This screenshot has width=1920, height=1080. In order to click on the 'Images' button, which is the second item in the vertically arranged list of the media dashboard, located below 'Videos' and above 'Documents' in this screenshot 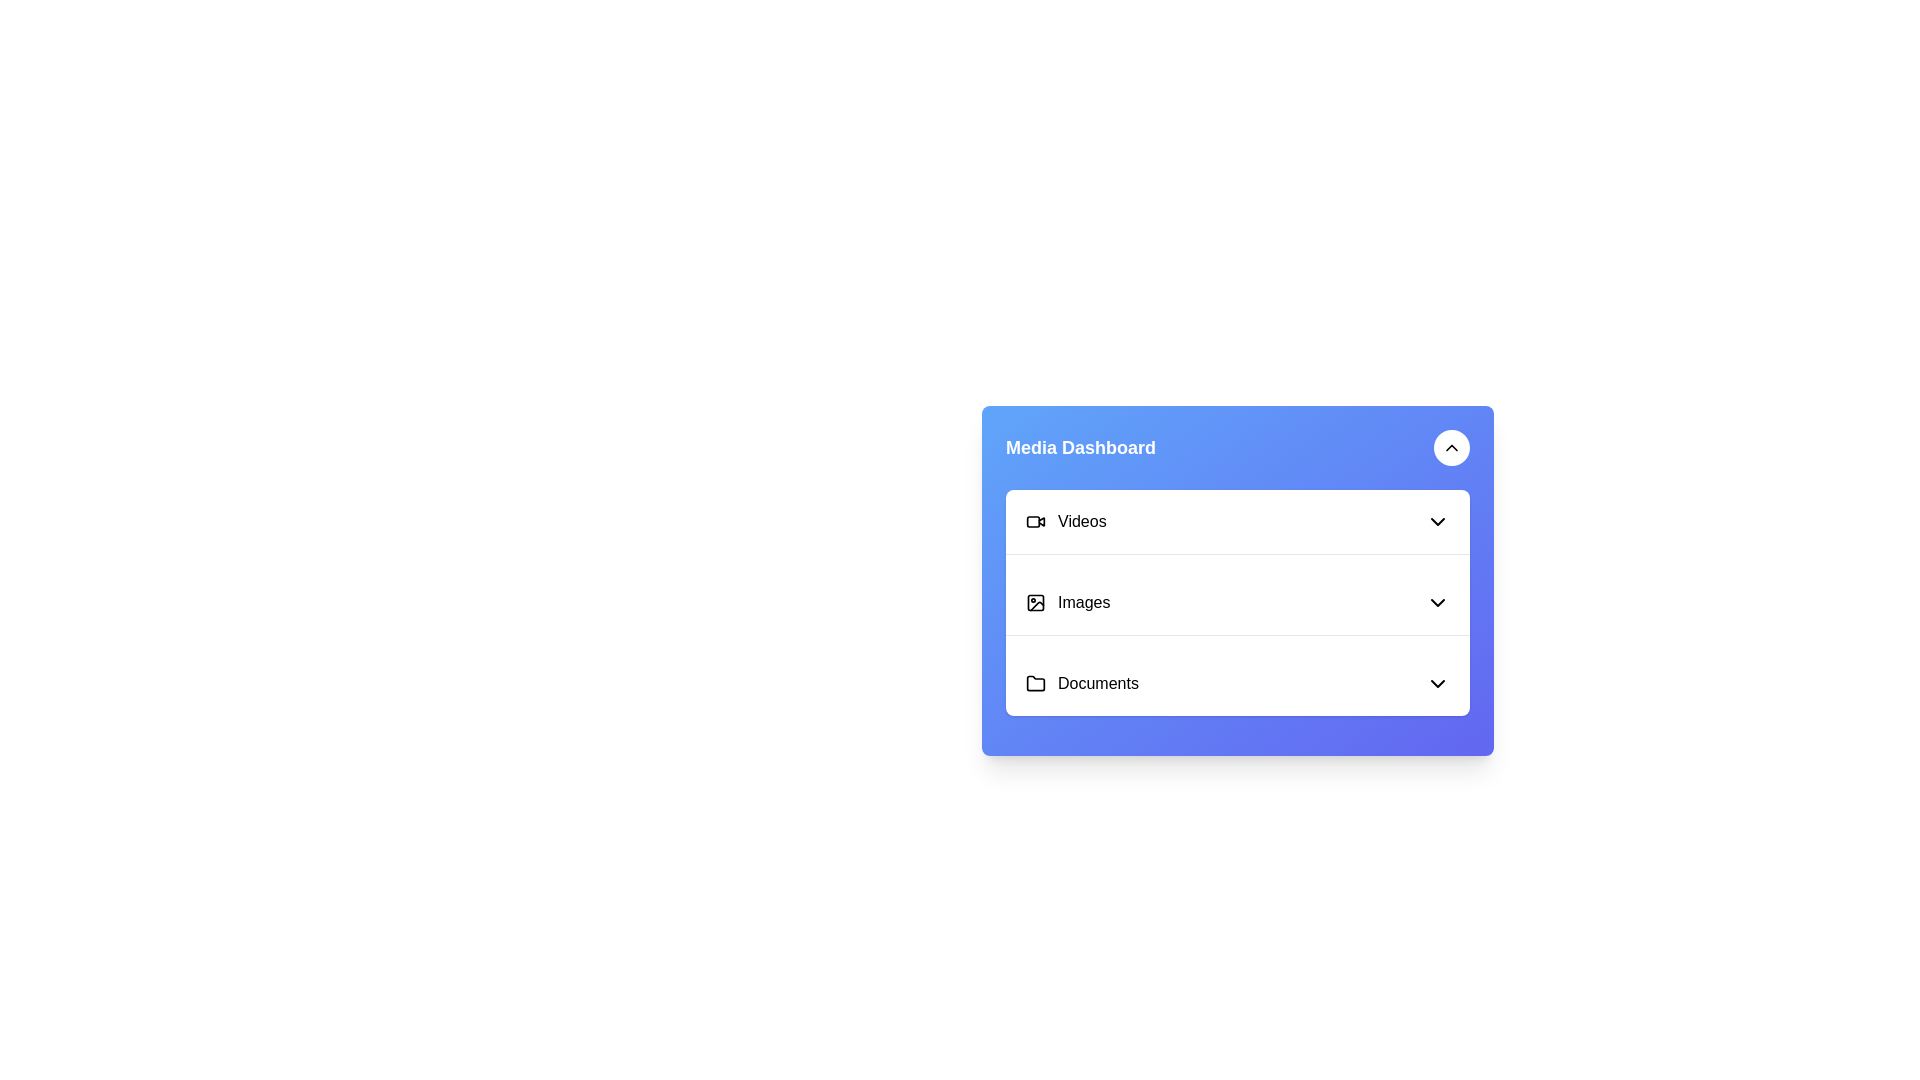, I will do `click(1237, 602)`.